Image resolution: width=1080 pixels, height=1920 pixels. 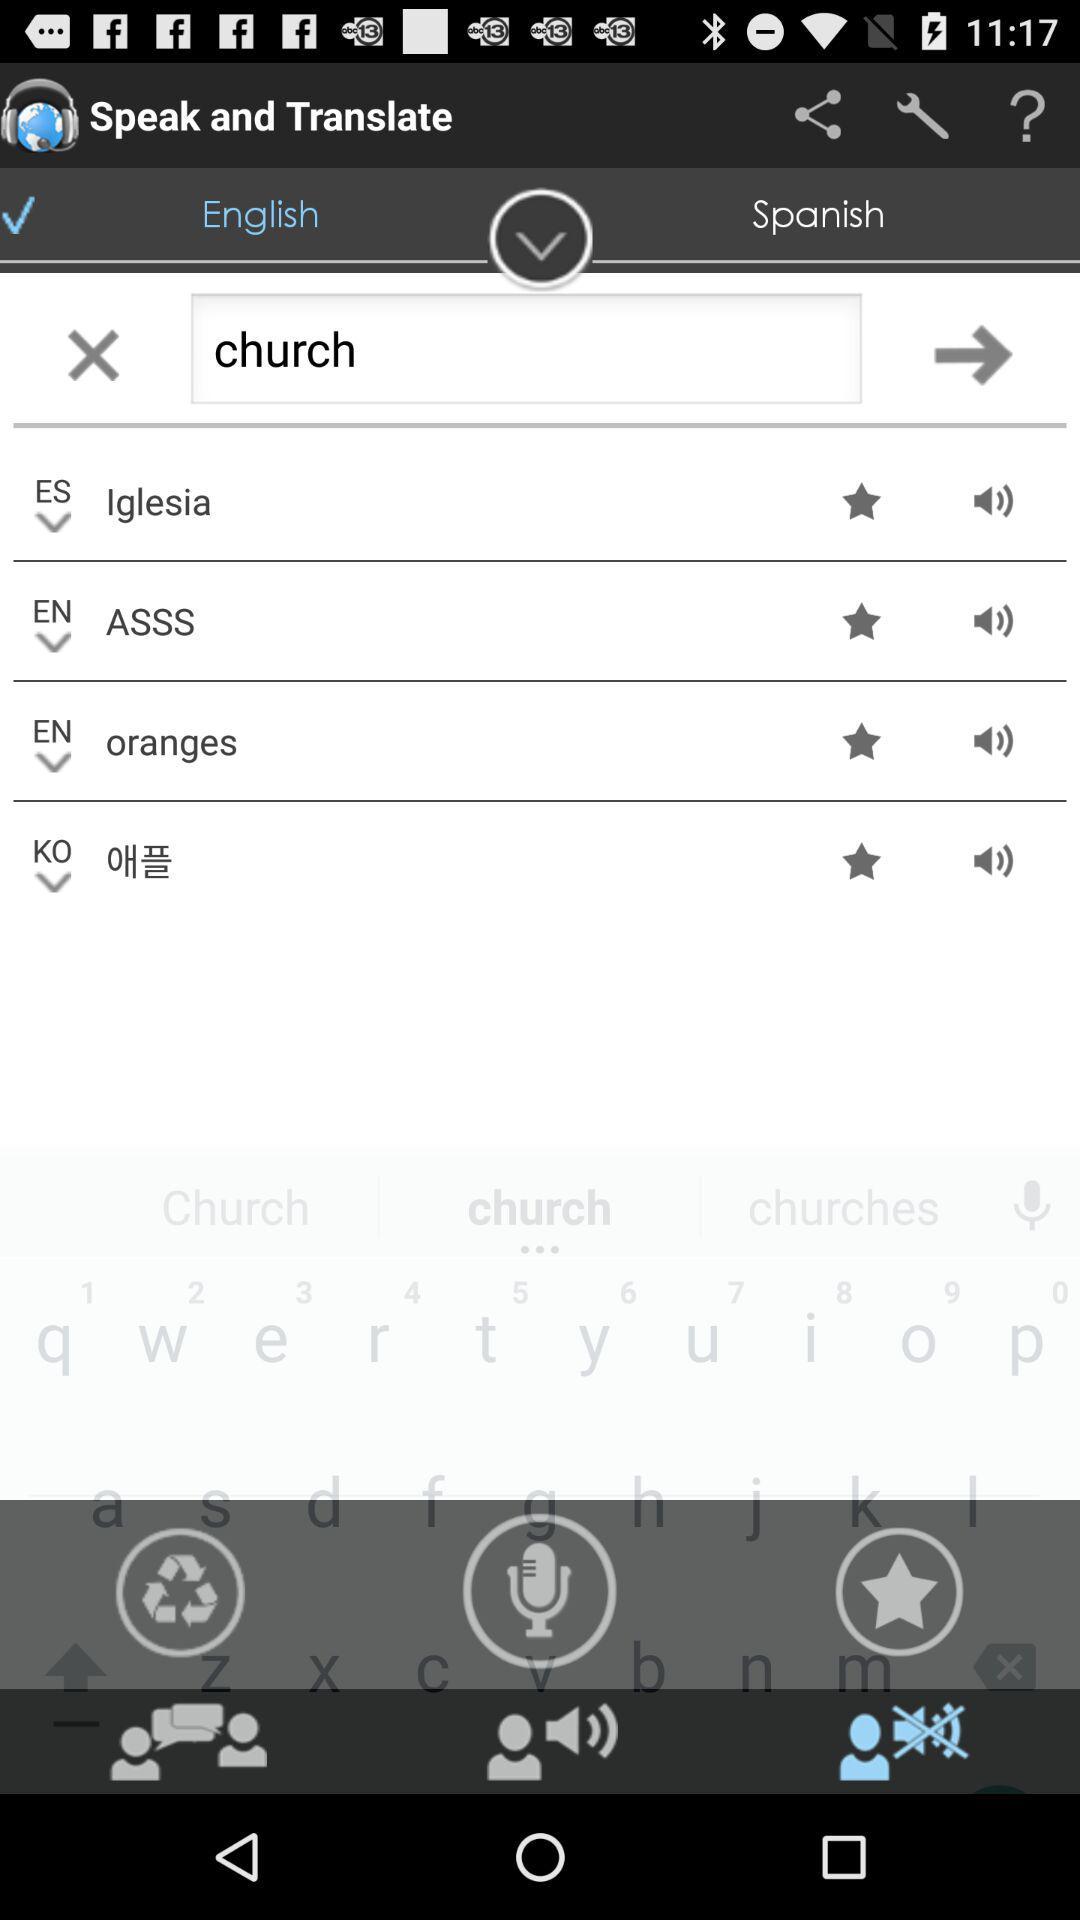 What do you see at coordinates (993, 500) in the screenshot?
I see `the volume icon of iglesia` at bounding box center [993, 500].